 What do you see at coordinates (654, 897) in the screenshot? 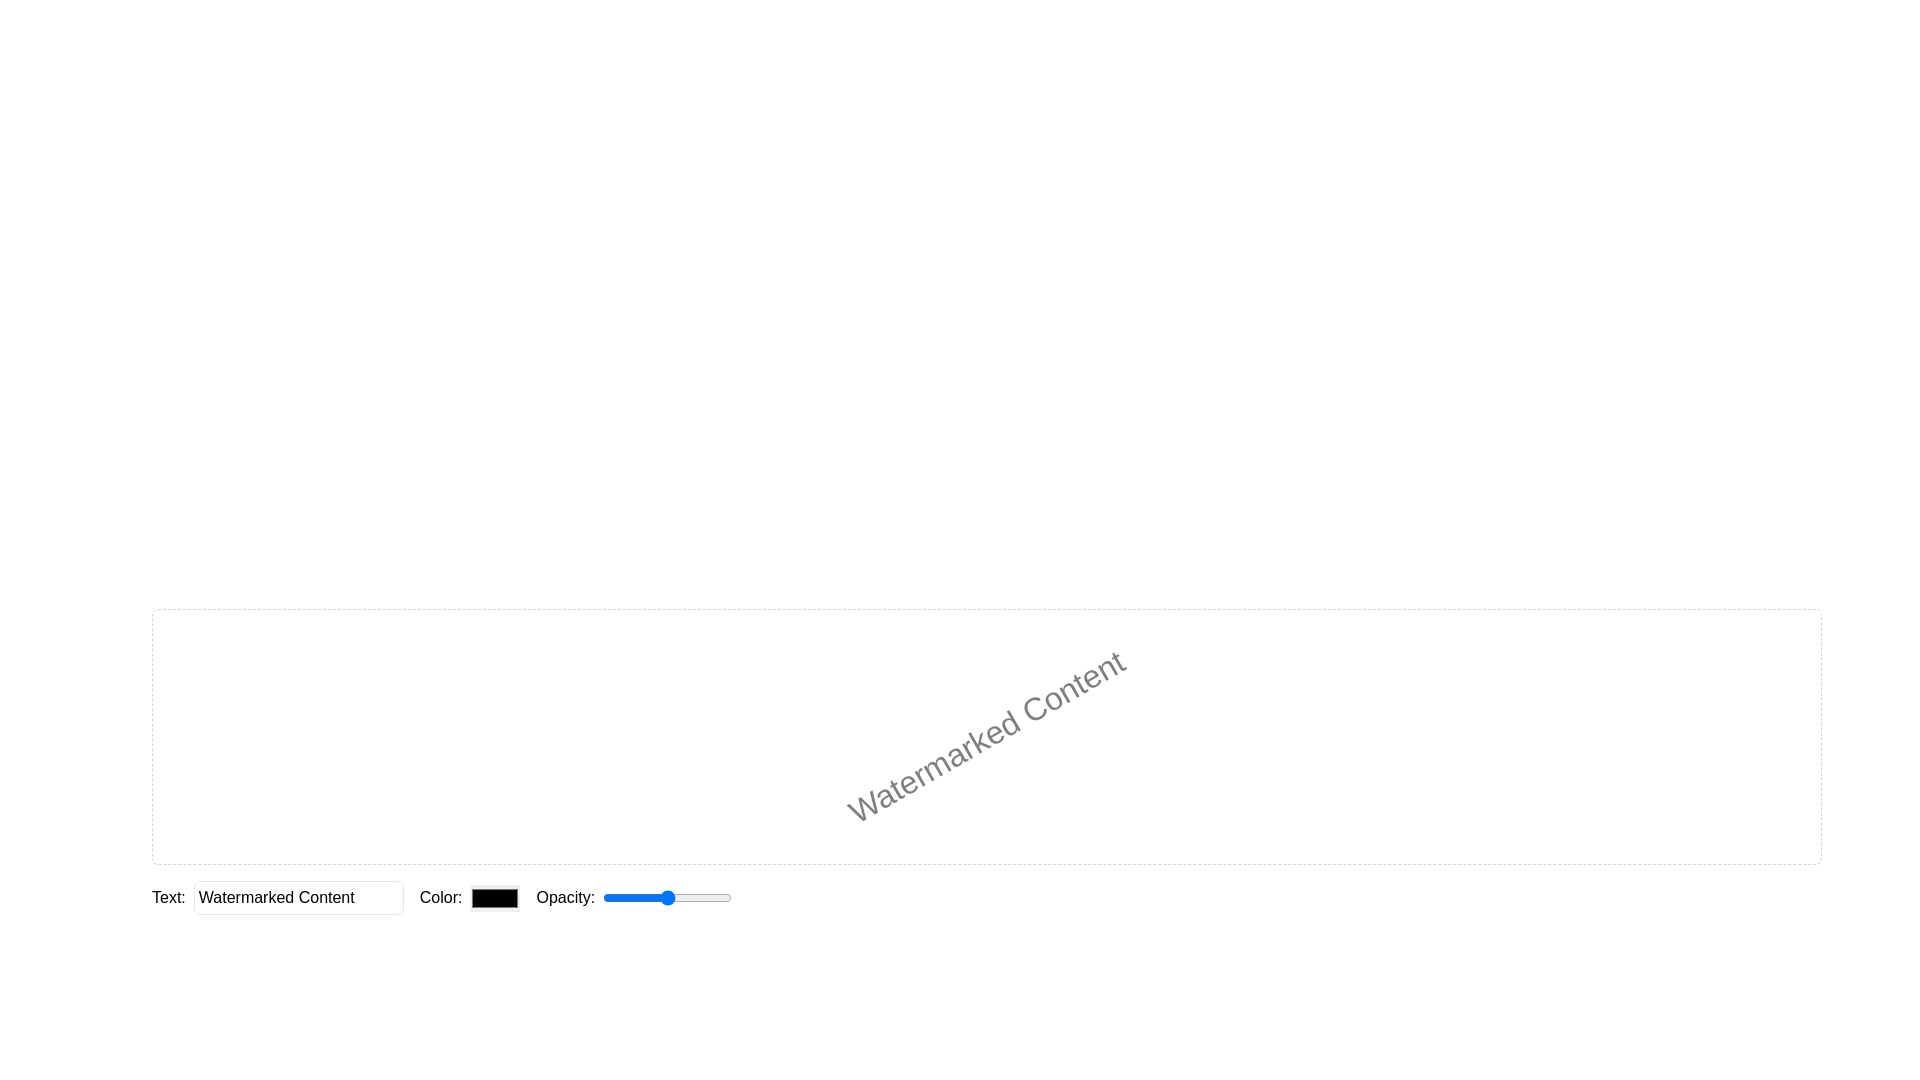
I see `the opacity value` at bounding box center [654, 897].